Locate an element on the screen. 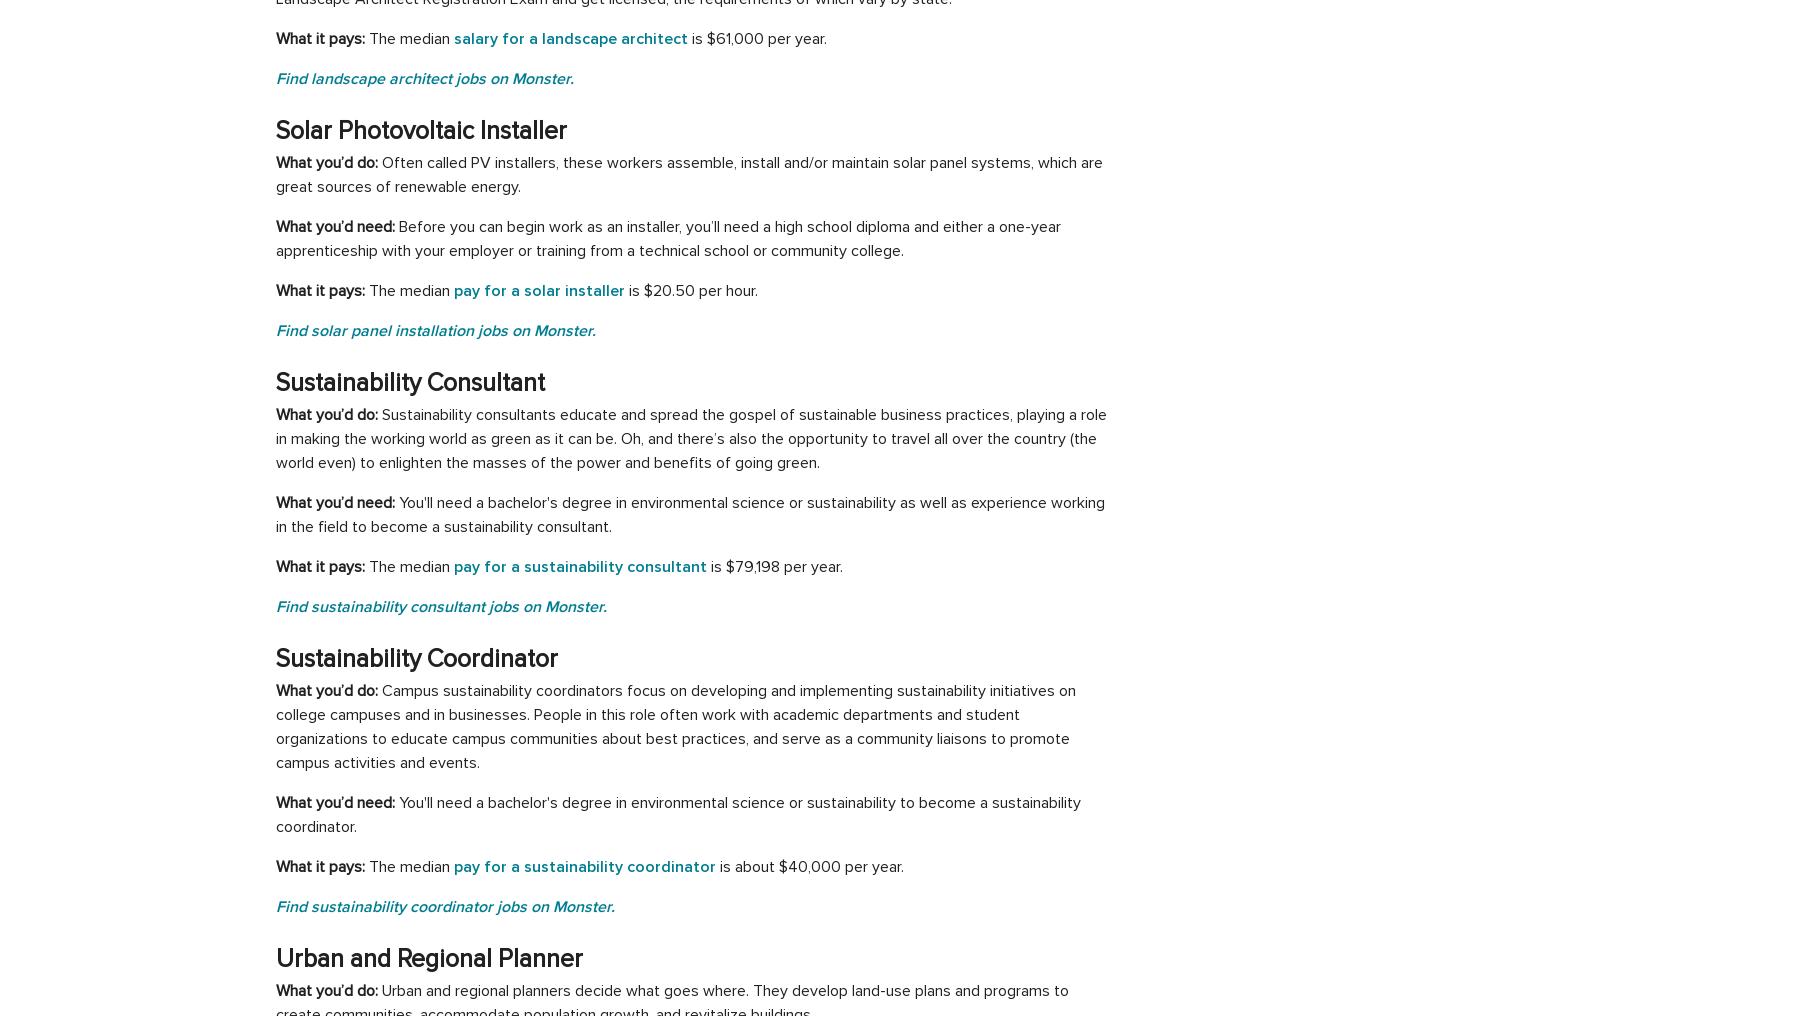 Image resolution: width=1800 pixels, height=1016 pixels. 'pay for a solar installer' is located at coordinates (452, 289).